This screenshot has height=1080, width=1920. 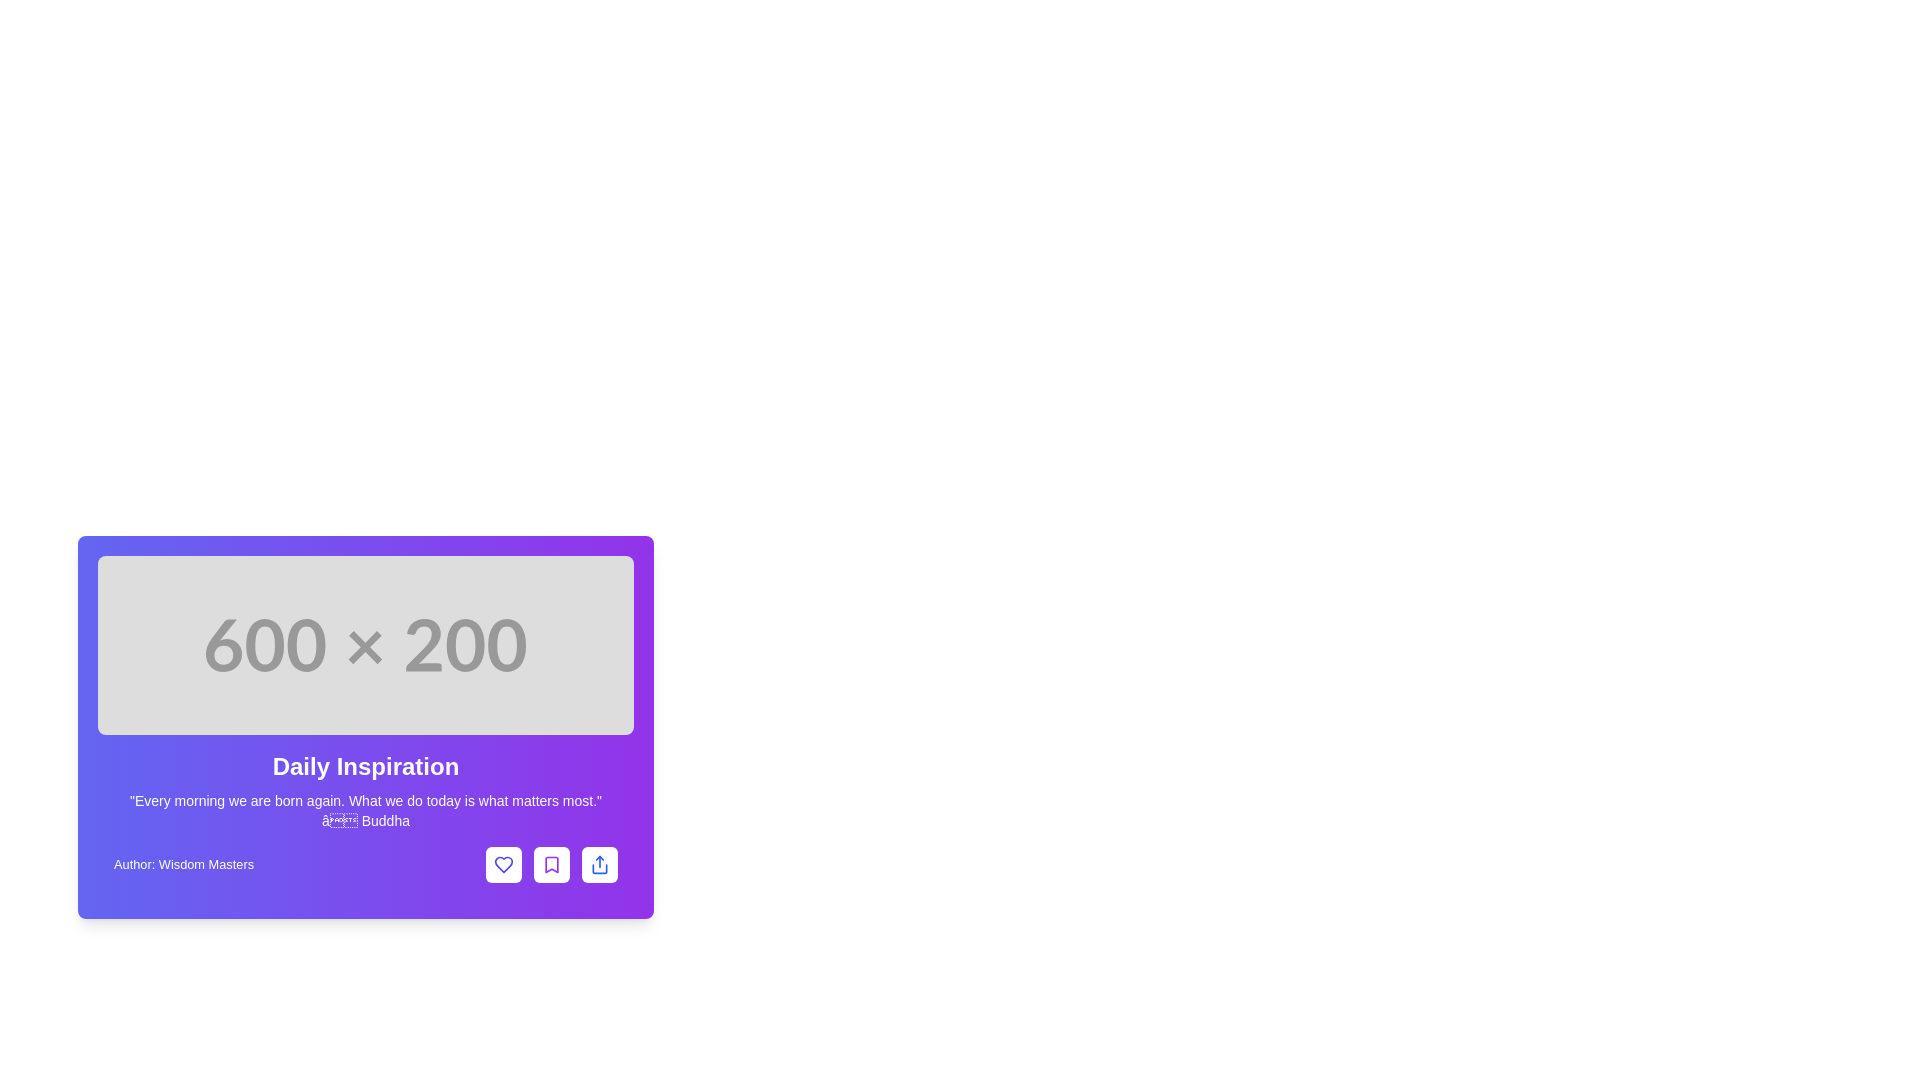 What do you see at coordinates (365, 765) in the screenshot?
I see `the Text Label that serves as a section title or header, located centrally within the card layout, above the quote and below an image` at bounding box center [365, 765].